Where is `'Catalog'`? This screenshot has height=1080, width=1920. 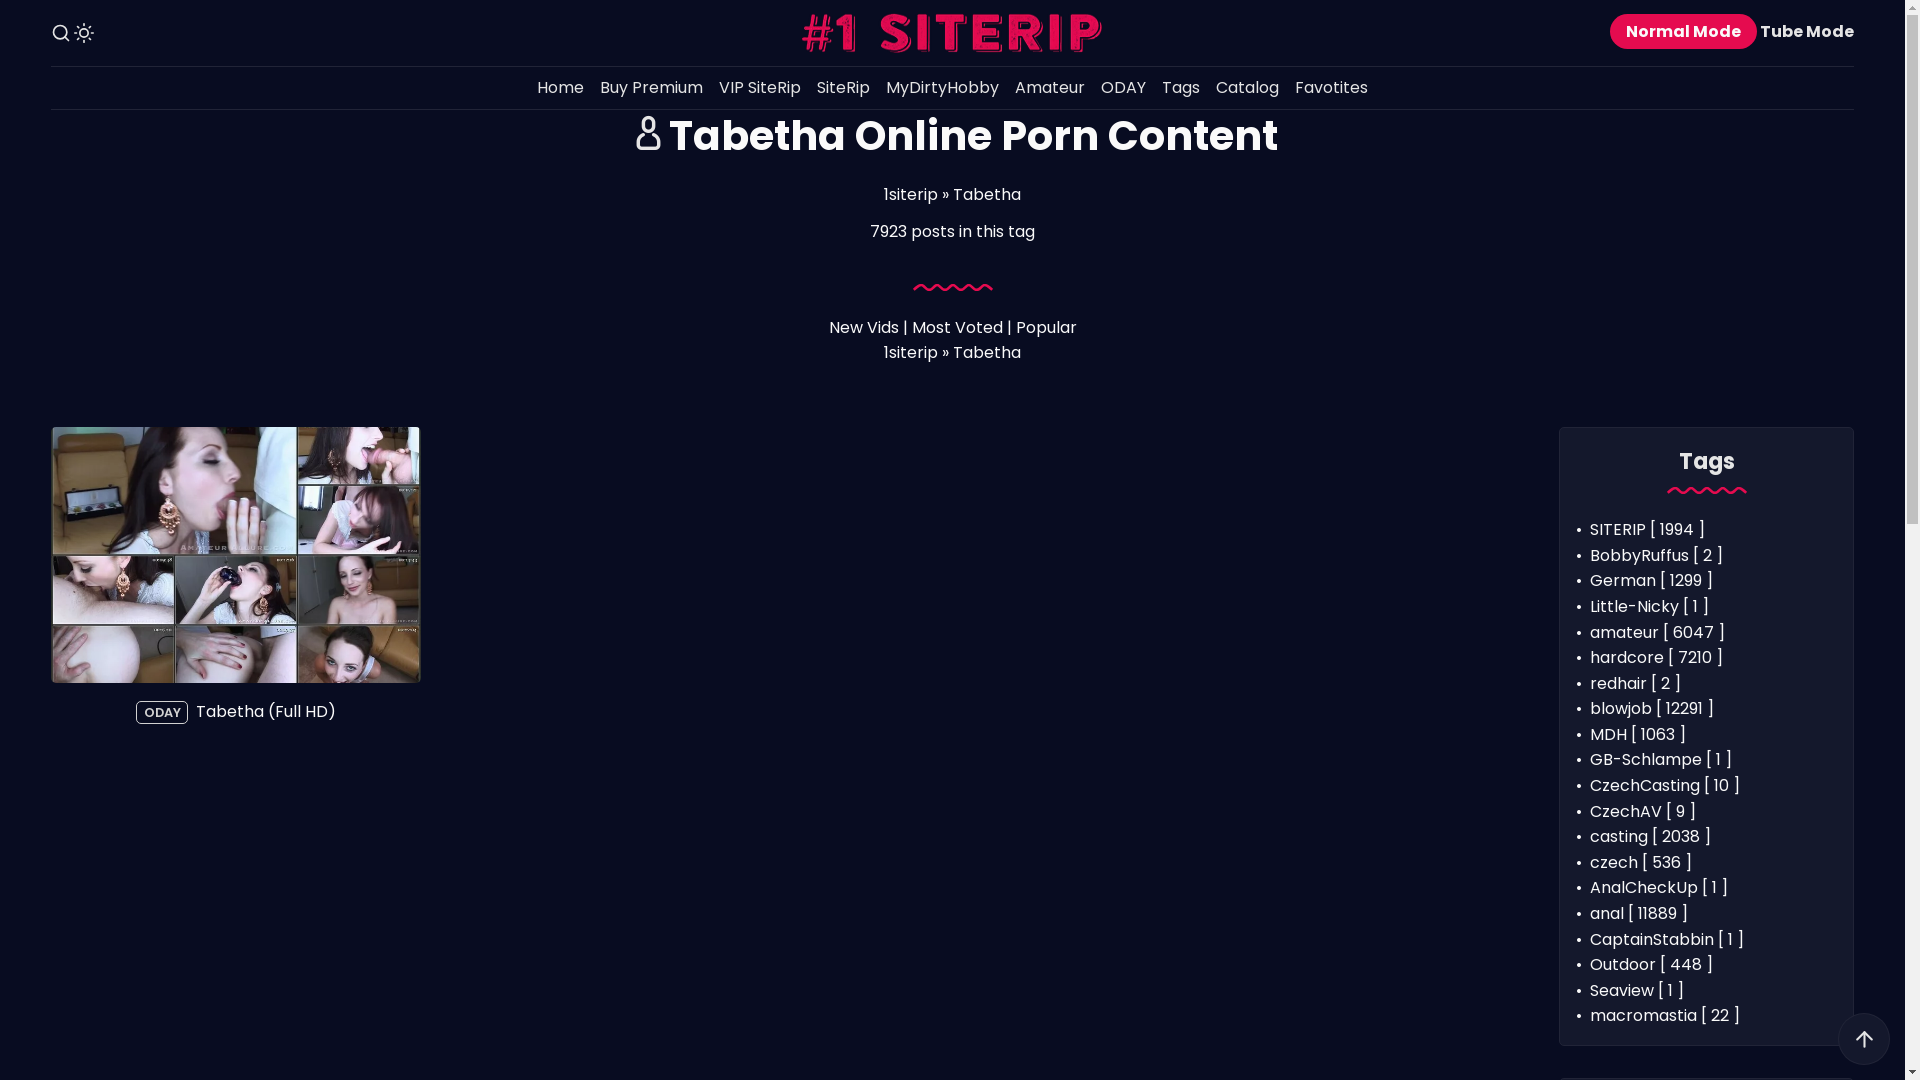
'Catalog' is located at coordinates (1207, 87).